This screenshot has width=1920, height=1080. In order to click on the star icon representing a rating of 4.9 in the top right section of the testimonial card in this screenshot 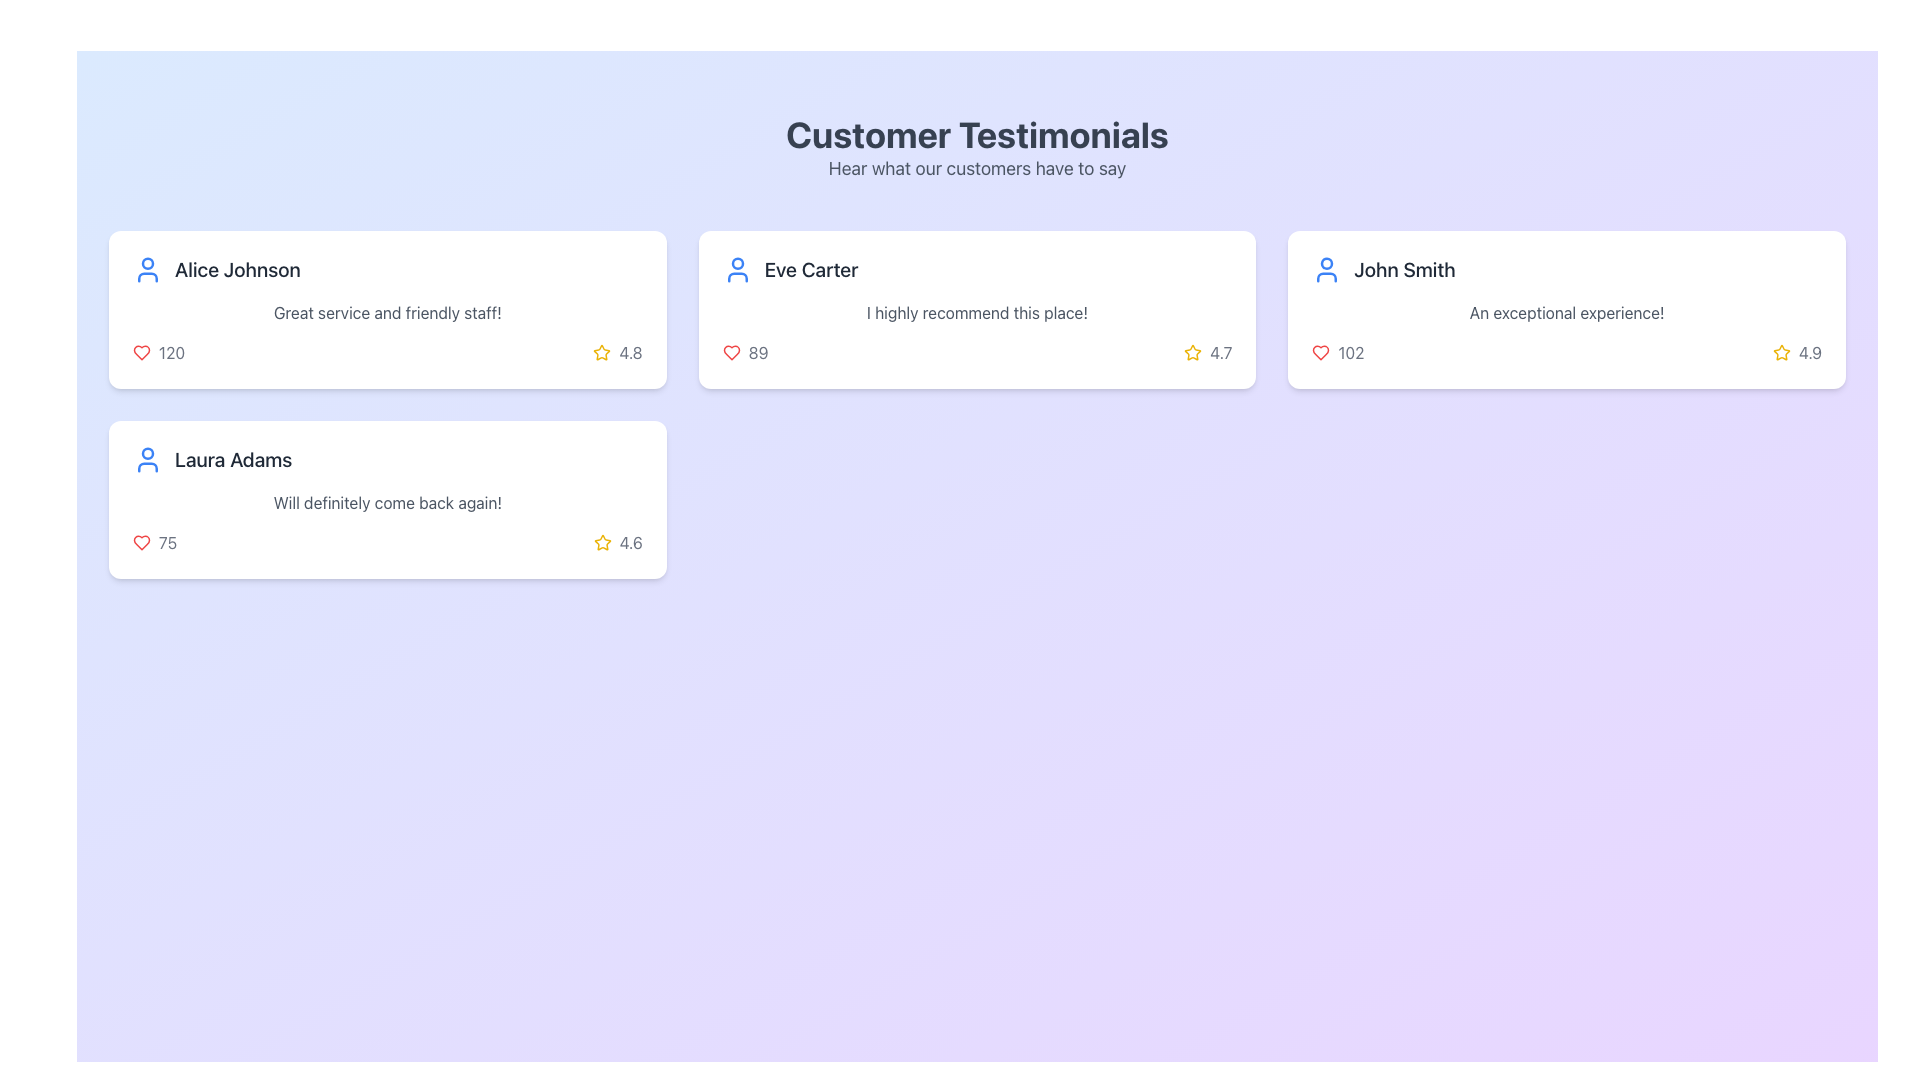, I will do `click(1781, 352)`.